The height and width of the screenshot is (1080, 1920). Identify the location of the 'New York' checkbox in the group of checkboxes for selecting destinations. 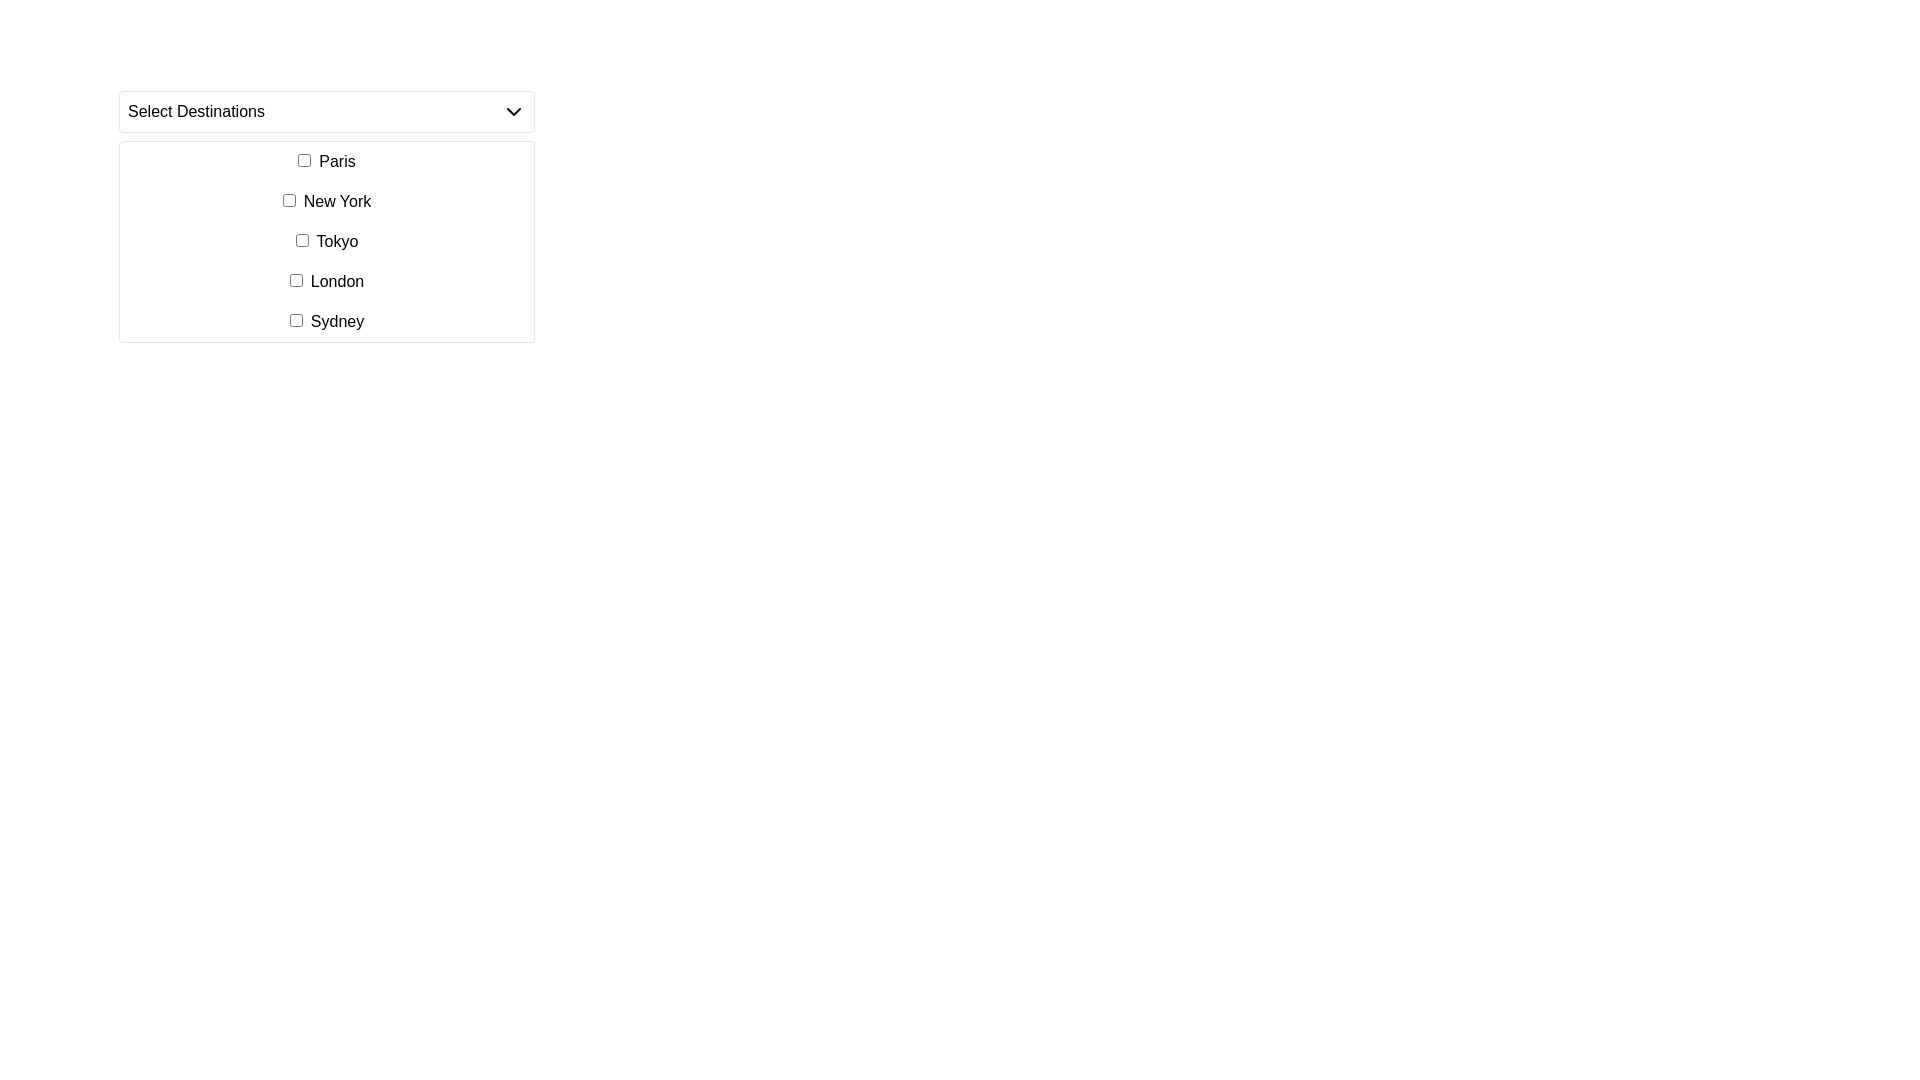
(326, 225).